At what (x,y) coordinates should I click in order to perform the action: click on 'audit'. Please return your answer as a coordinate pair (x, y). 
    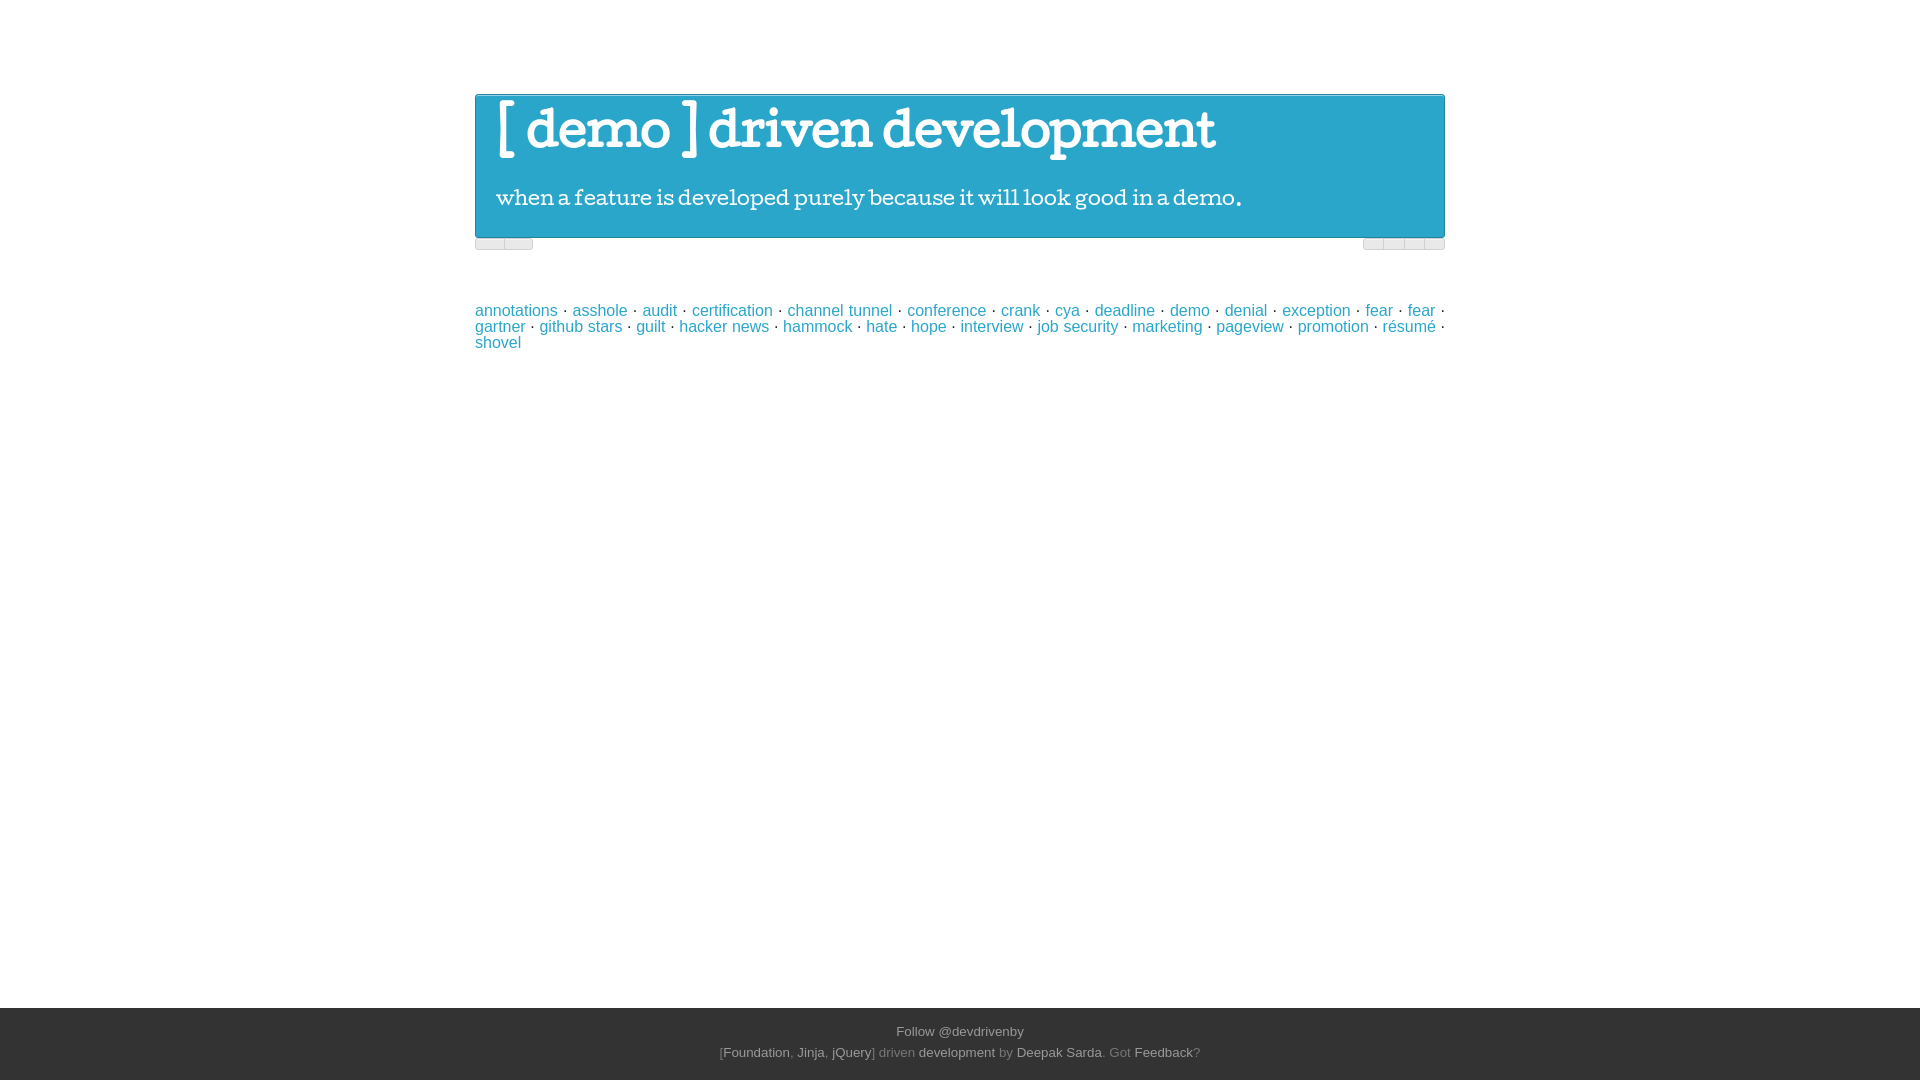
    Looking at the image, I should click on (659, 310).